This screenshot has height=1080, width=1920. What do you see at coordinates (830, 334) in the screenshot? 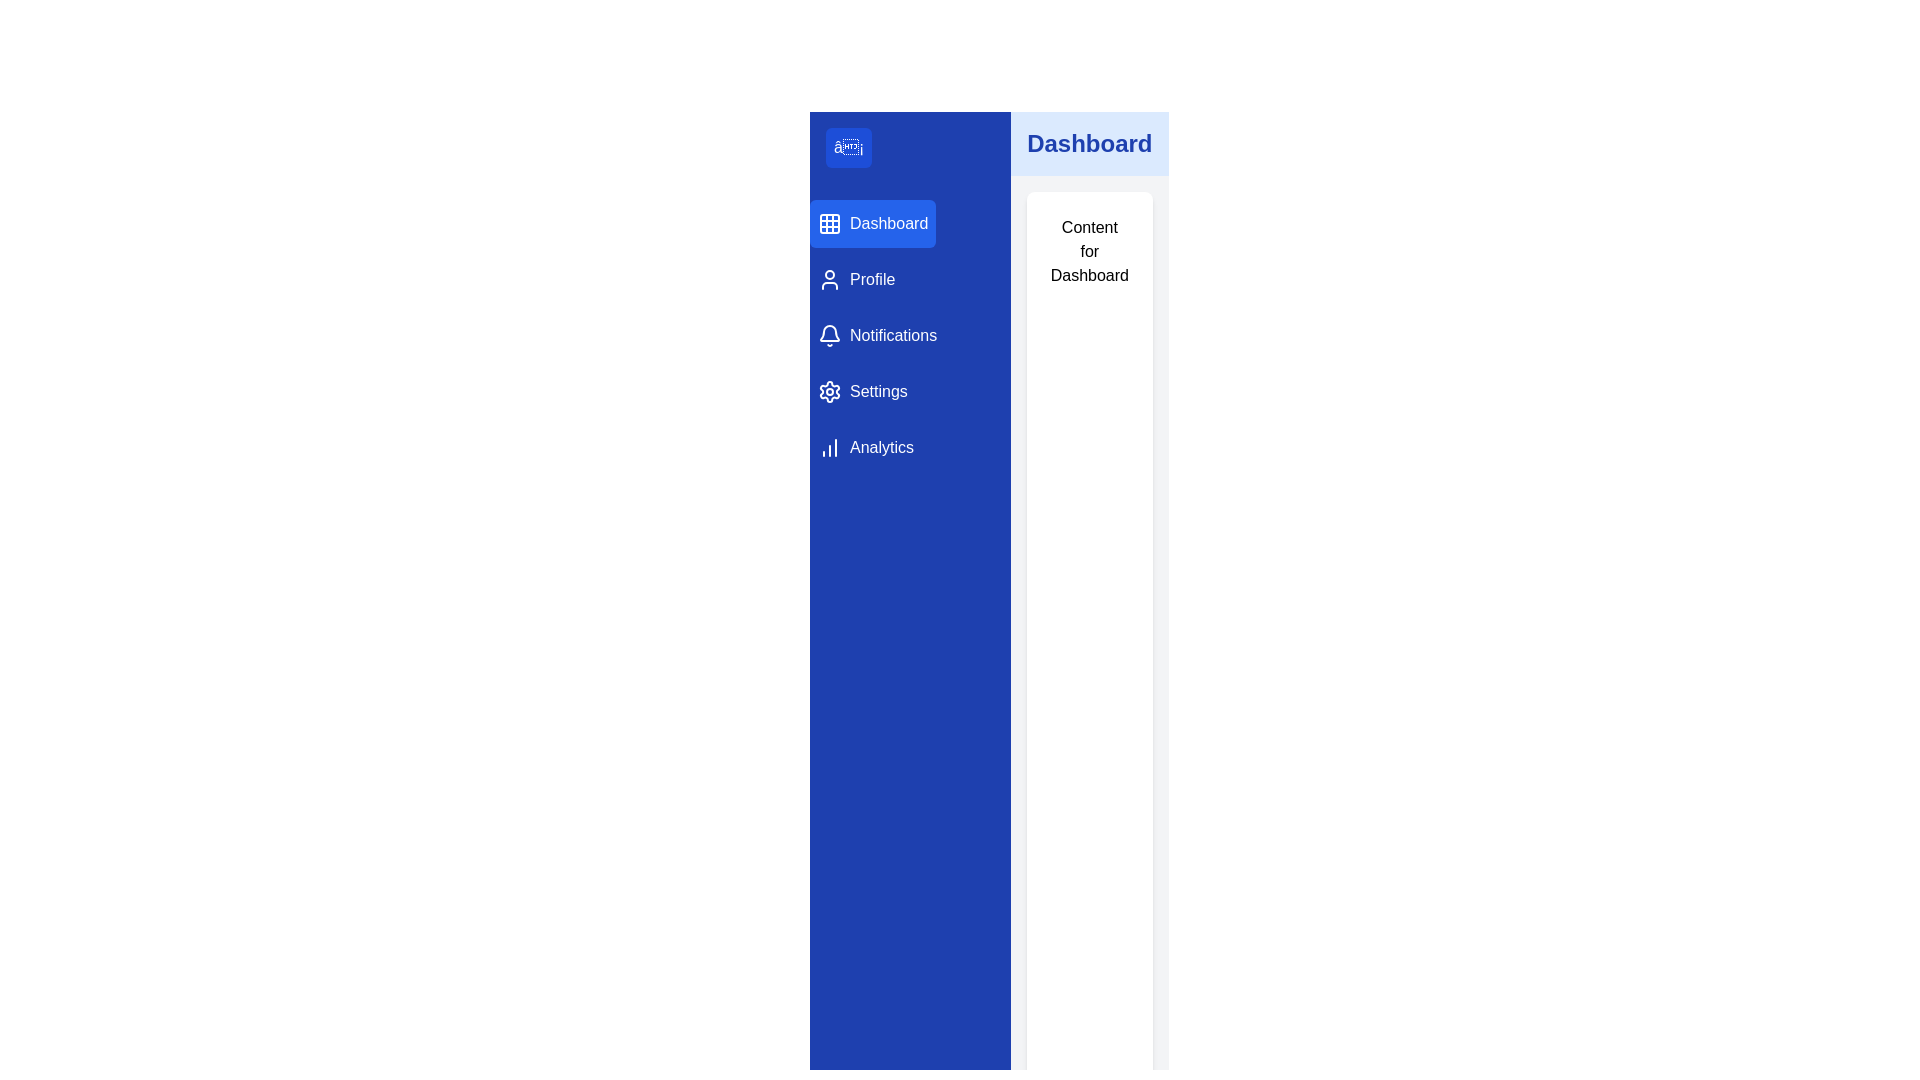
I see `the bell-shaped icon in the navigation menu, which is located to the left of the 'Notifications' text label` at bounding box center [830, 334].